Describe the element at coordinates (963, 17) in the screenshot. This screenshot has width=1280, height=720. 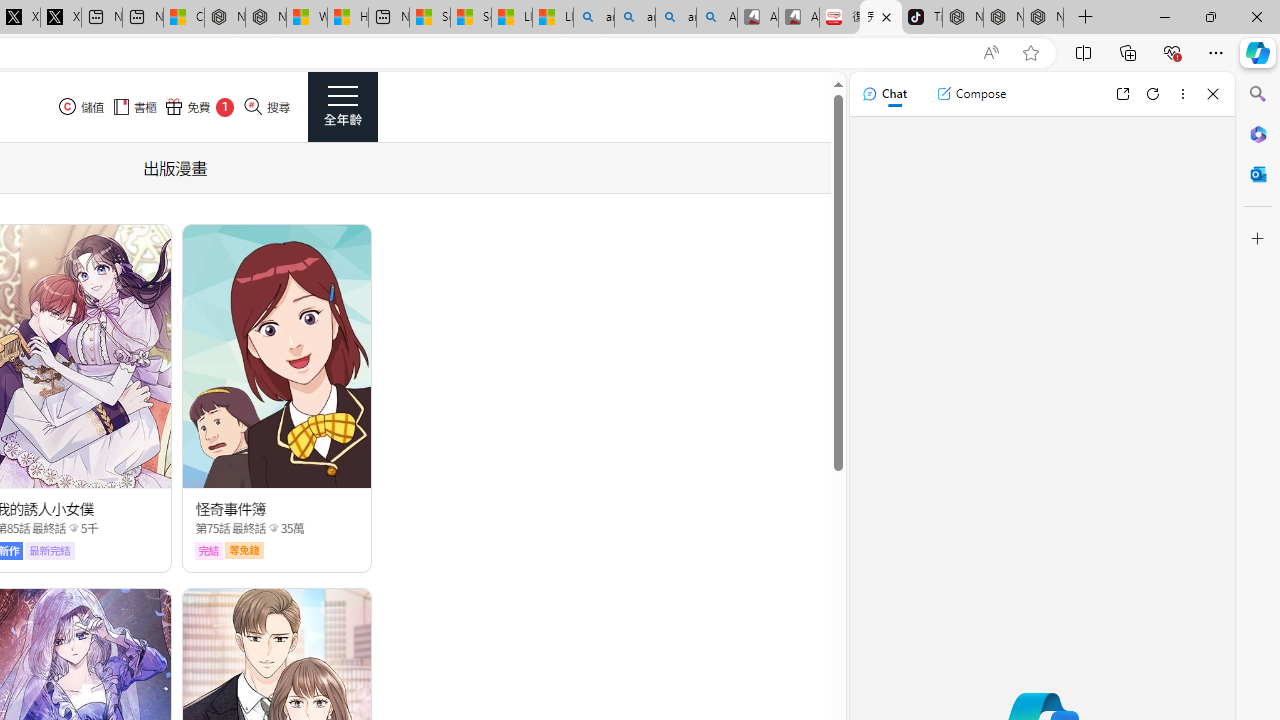
I see `'Nordace - Best Sellers'` at that location.